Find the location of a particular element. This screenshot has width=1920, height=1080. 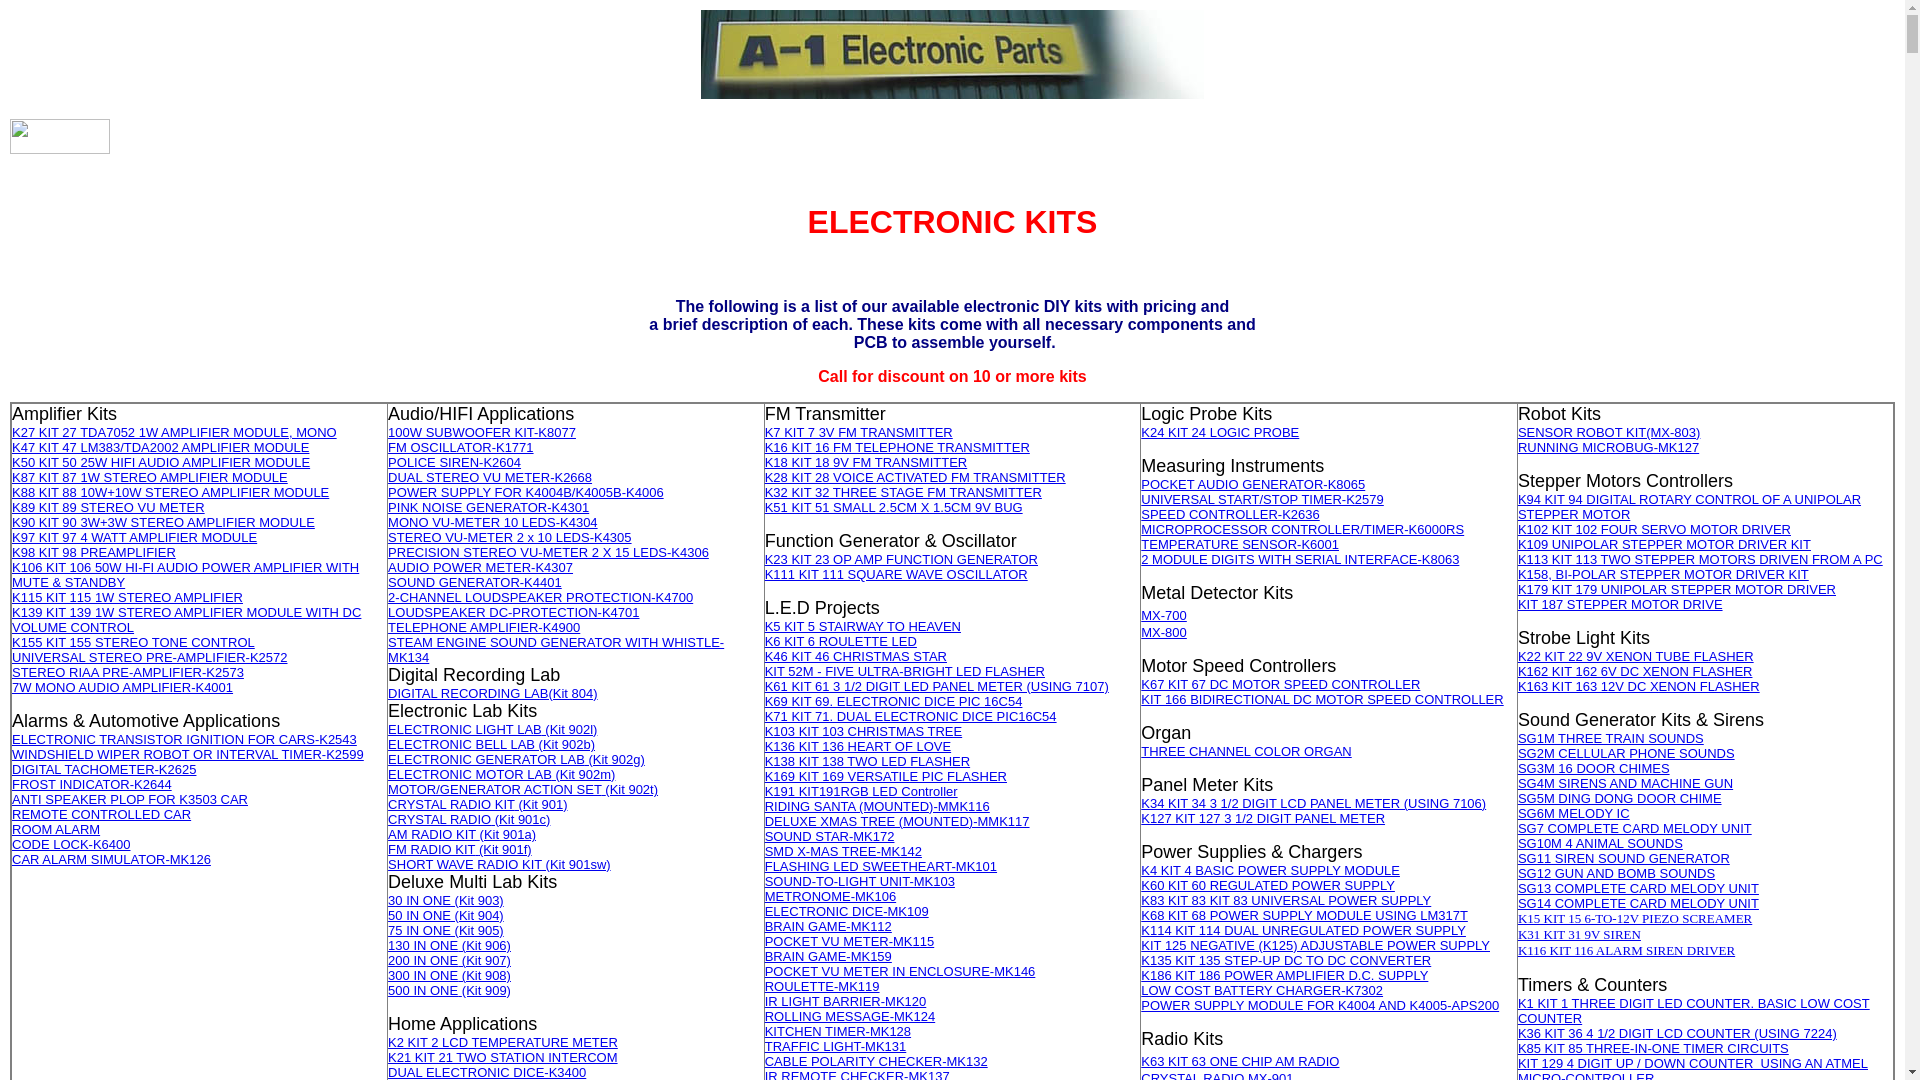

'200 IN ONE (Kit 907)' is located at coordinates (388, 959).